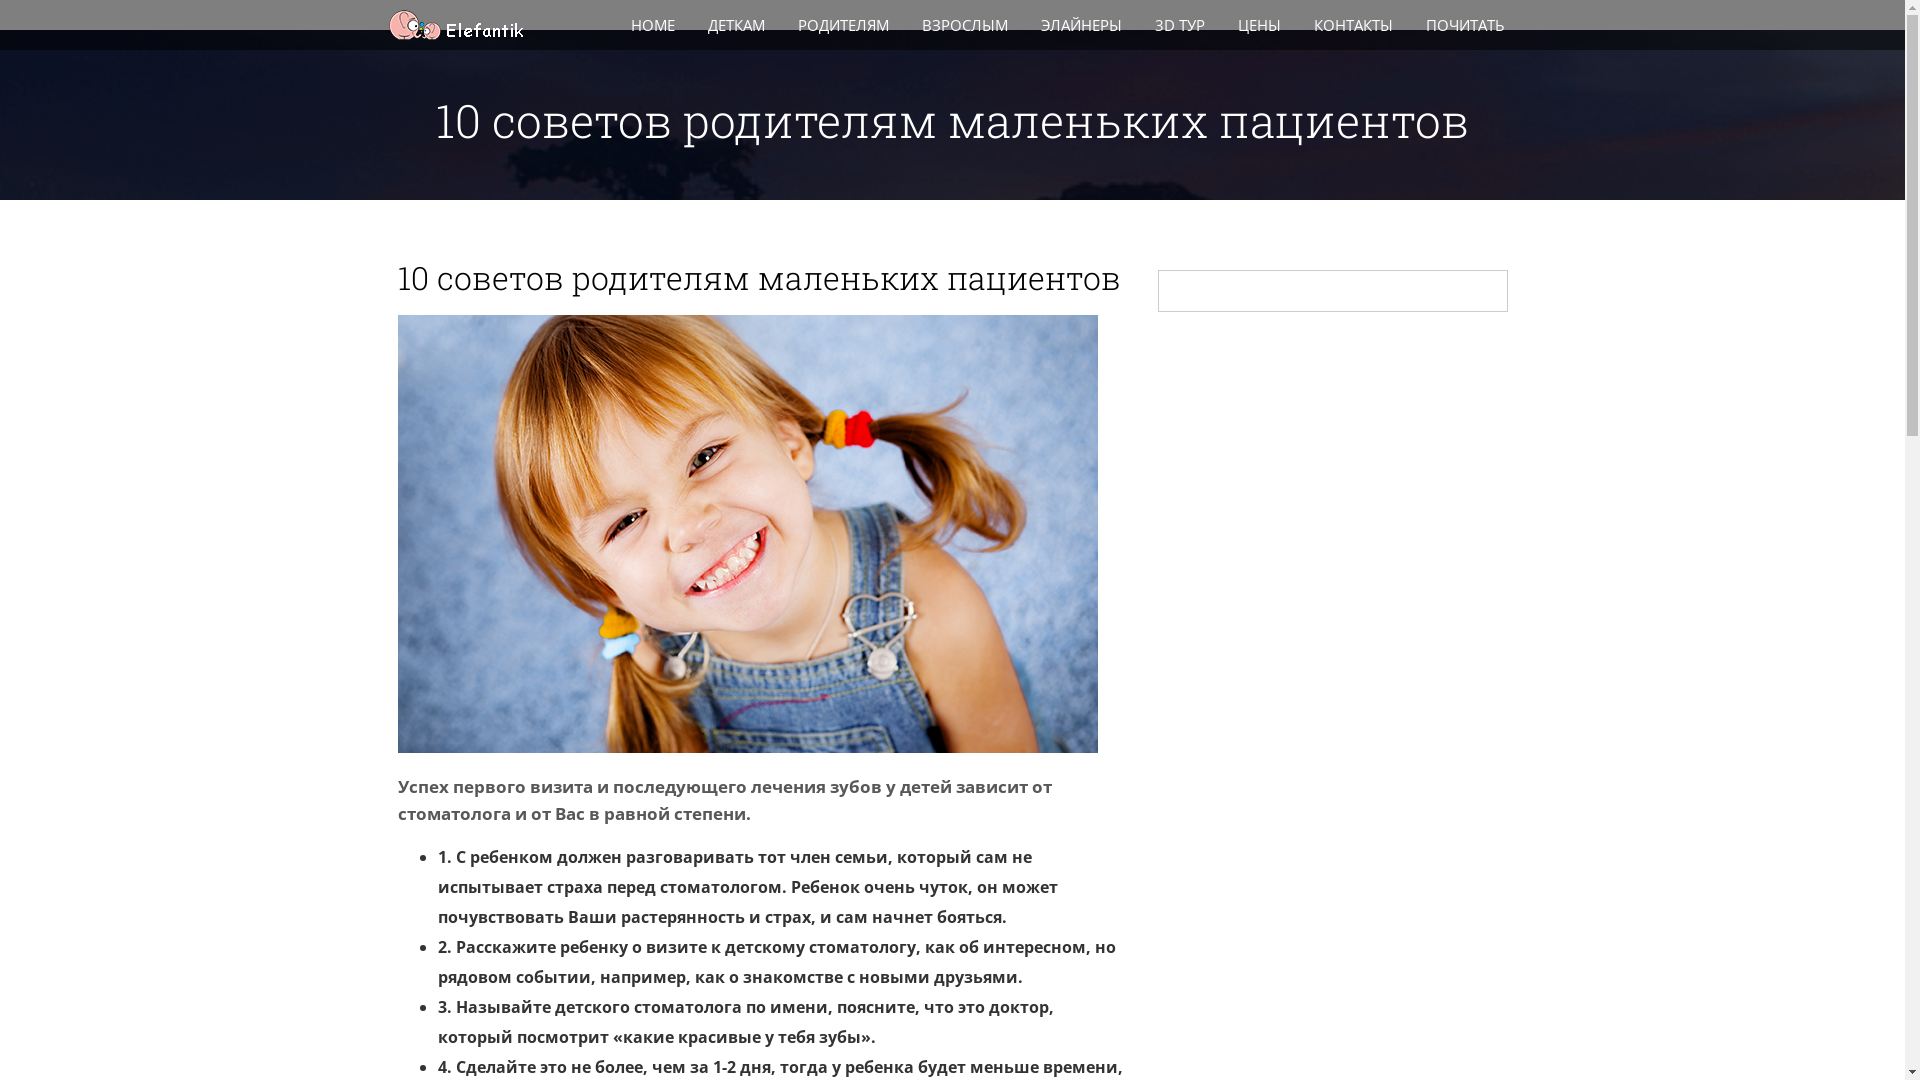 The height and width of the screenshot is (1080, 1920). Describe the element at coordinates (653, 24) in the screenshot. I see `'HOME'` at that location.